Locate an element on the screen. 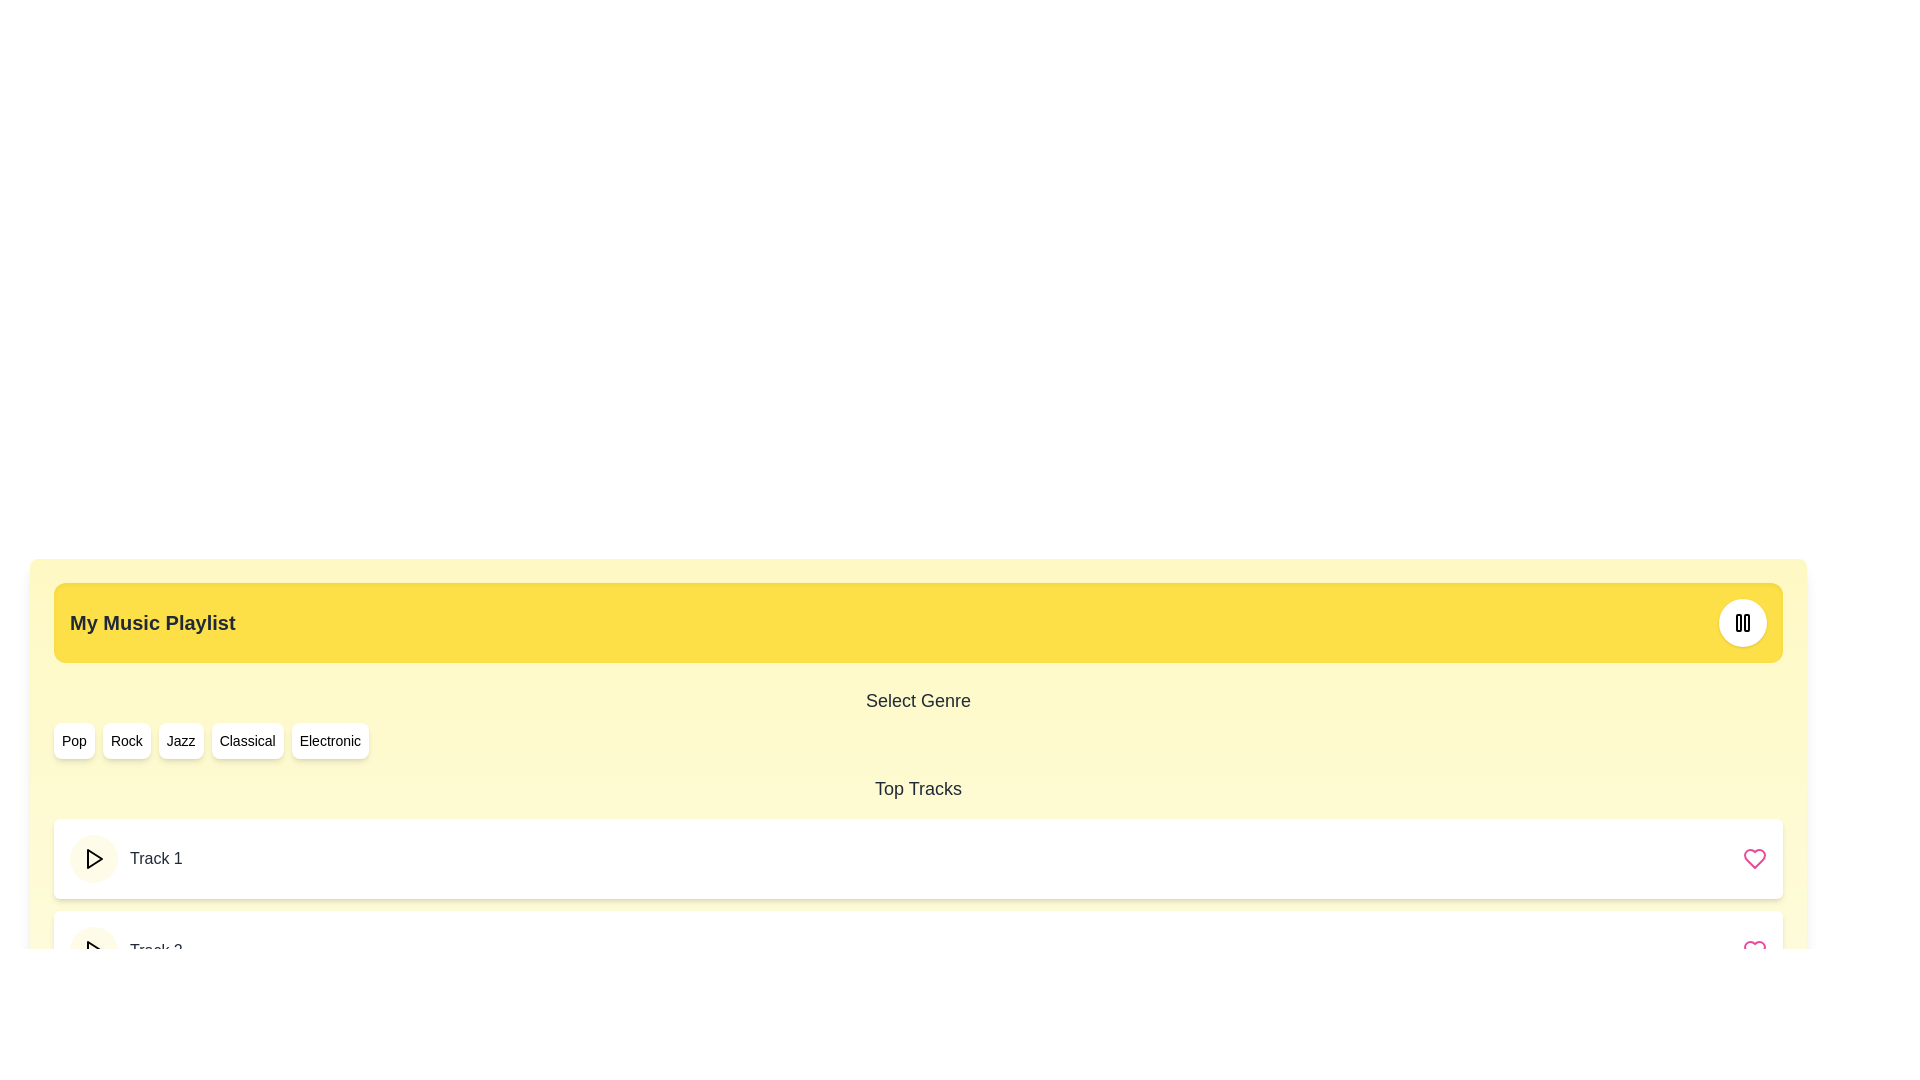 Image resolution: width=1920 pixels, height=1080 pixels. the play button, represented by a small rightward-pointing triangular glyph, located within the rectangular area associated with 'Track 2' in the playlist is located at coordinates (94, 950).